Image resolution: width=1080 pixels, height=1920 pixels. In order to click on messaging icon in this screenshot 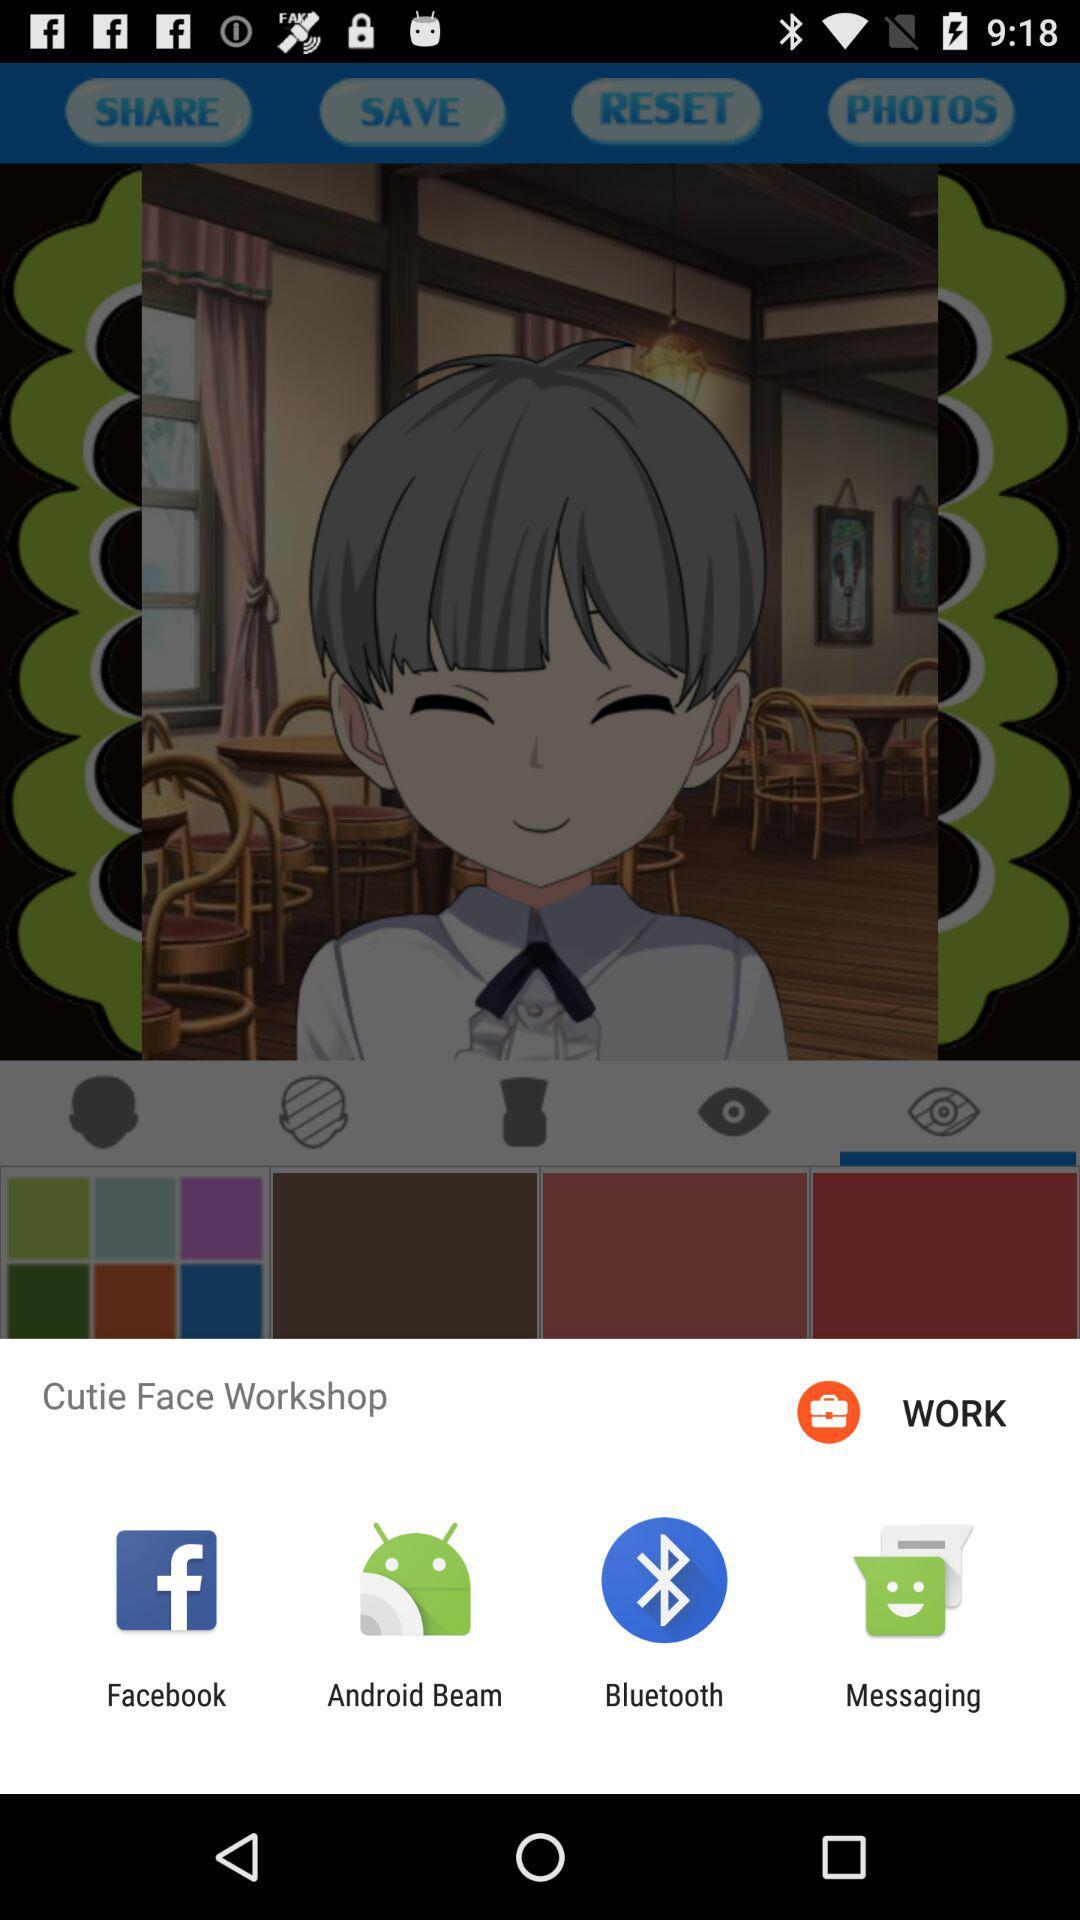, I will do `click(913, 1711)`.